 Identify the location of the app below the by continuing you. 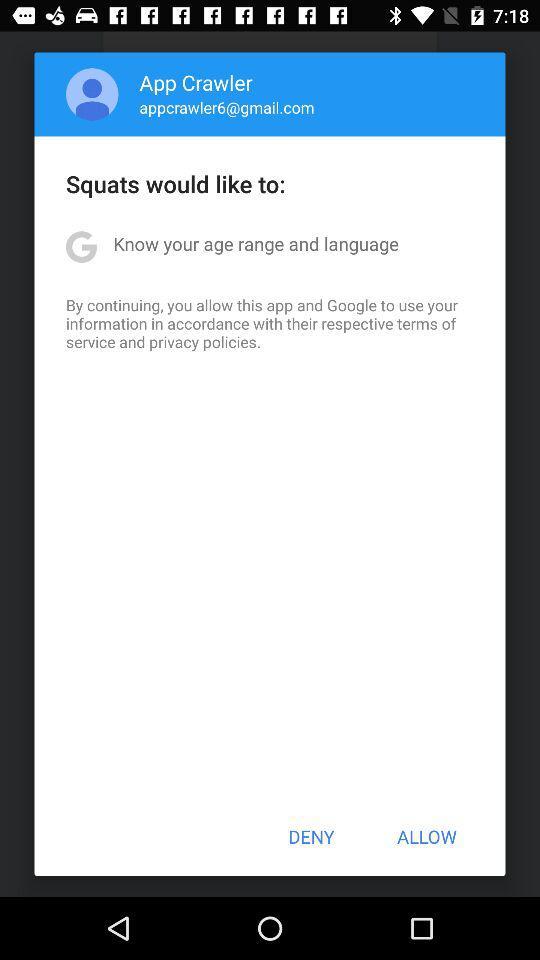
(311, 836).